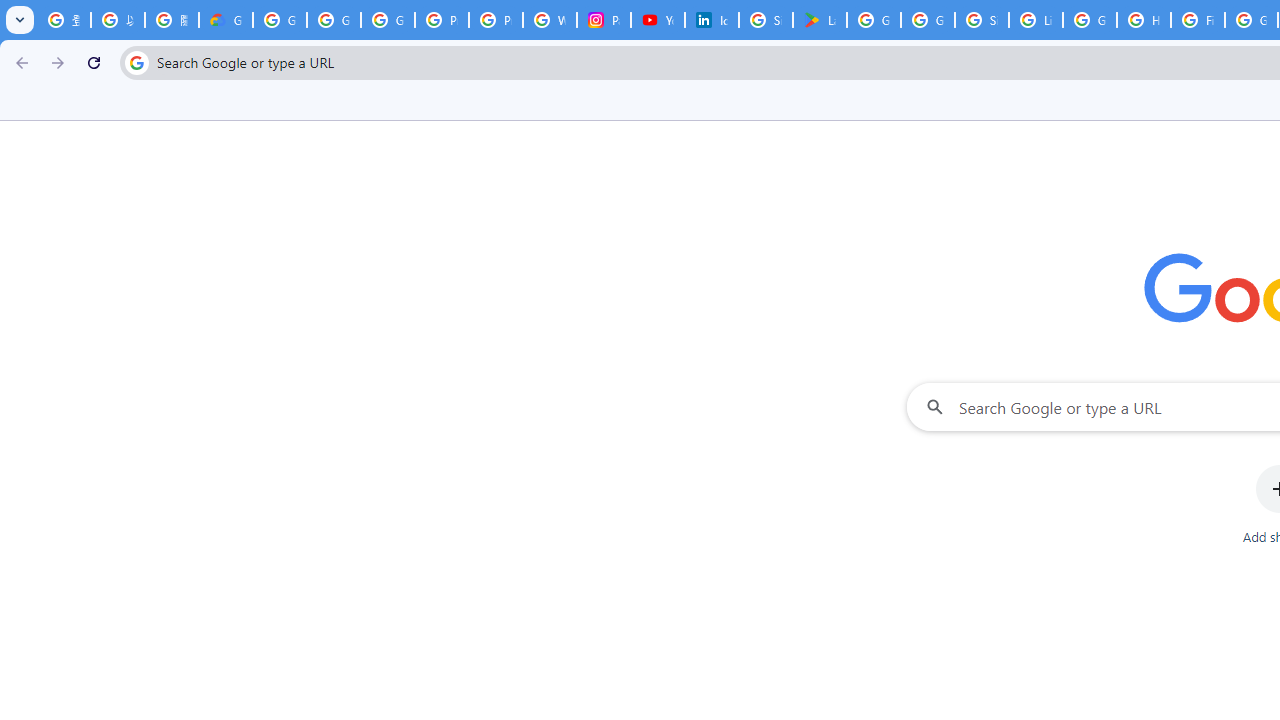 The width and height of the screenshot is (1280, 720). What do you see at coordinates (440, 20) in the screenshot?
I see `'Privacy Help Center - Policies Help'` at bounding box center [440, 20].